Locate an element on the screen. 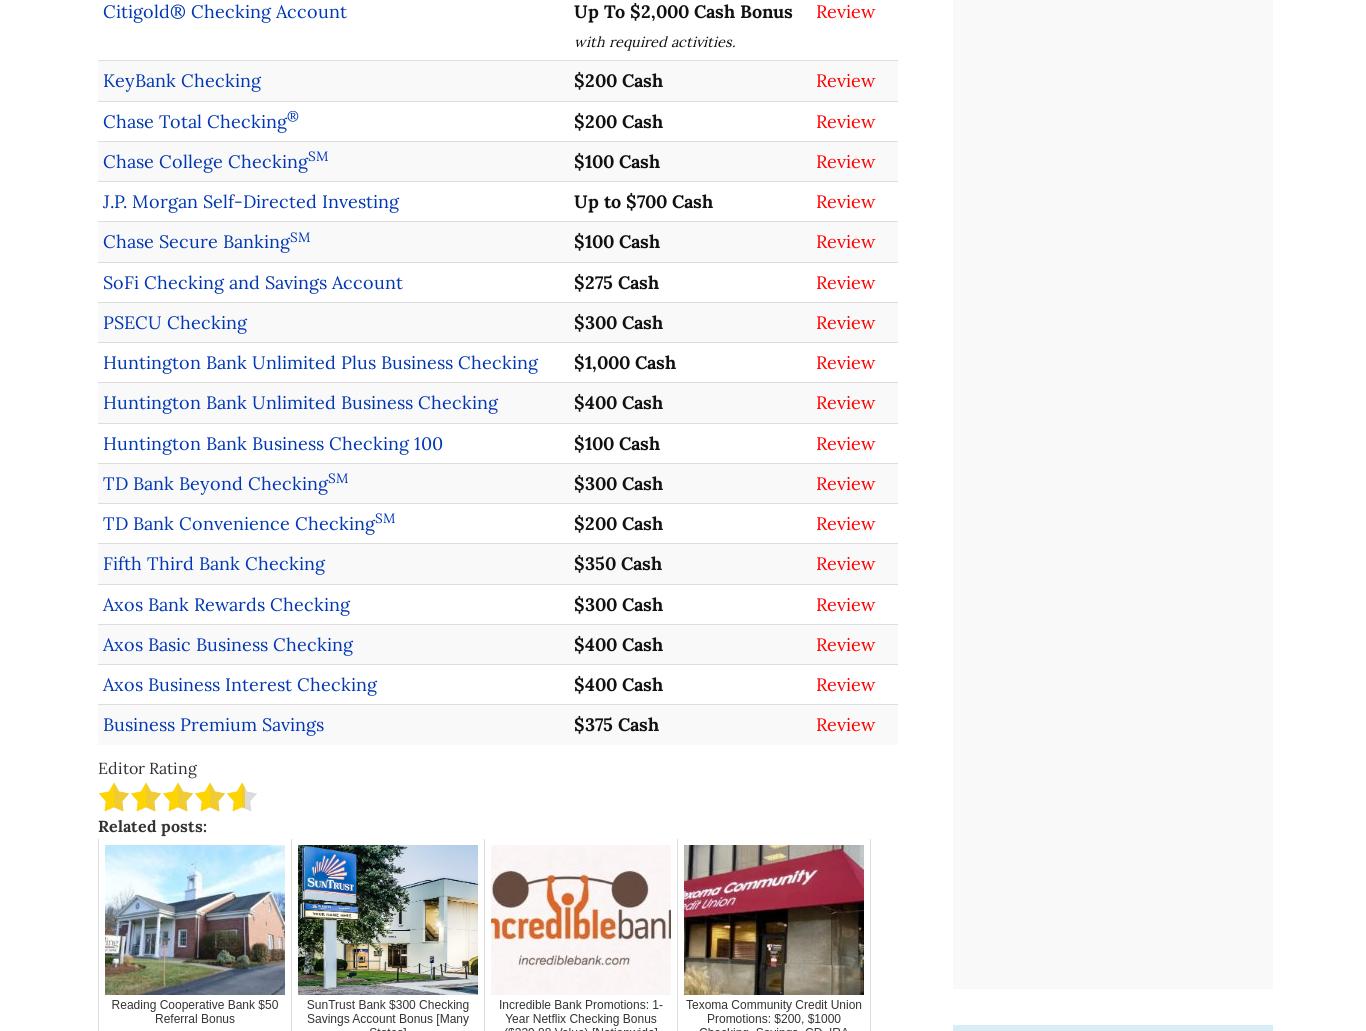 This screenshot has width=1366, height=1031. 'Editor Rating' is located at coordinates (146, 765).